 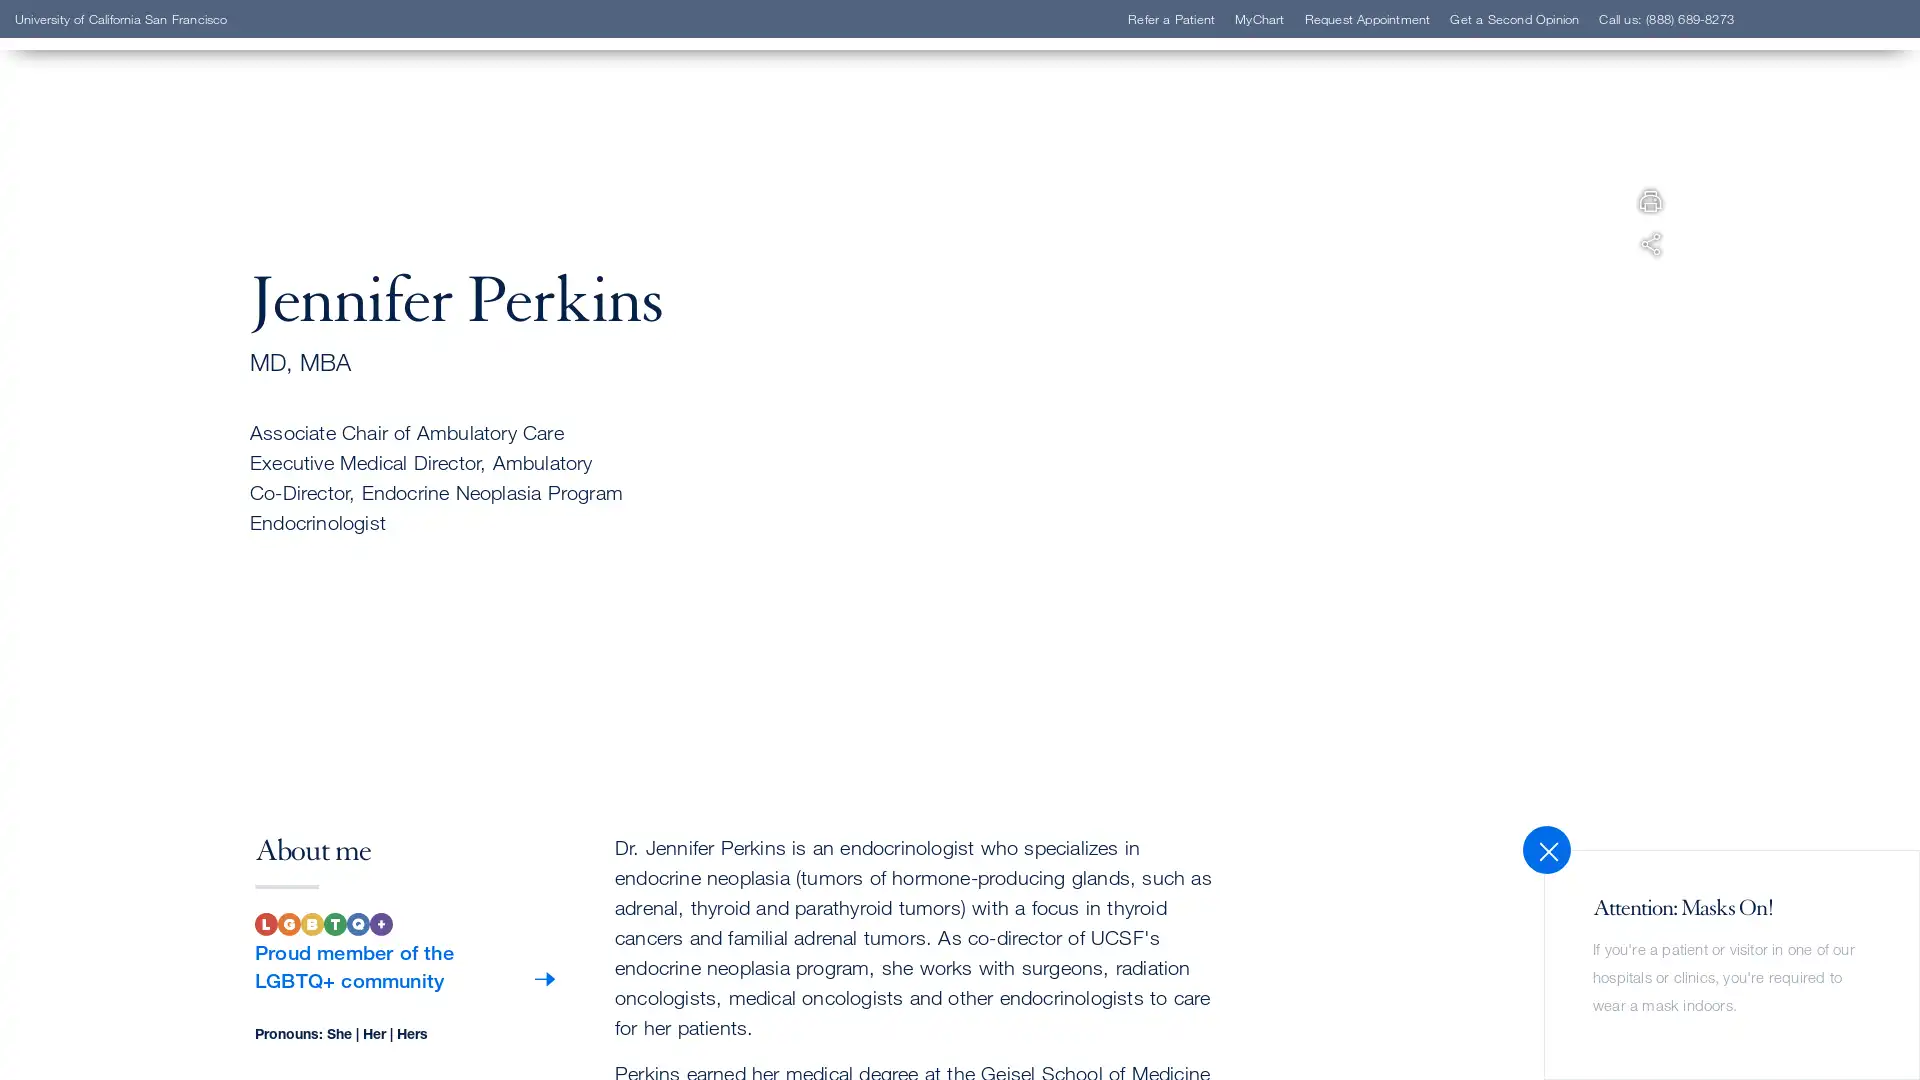 I want to click on Clinics, so click(x=108, y=353).